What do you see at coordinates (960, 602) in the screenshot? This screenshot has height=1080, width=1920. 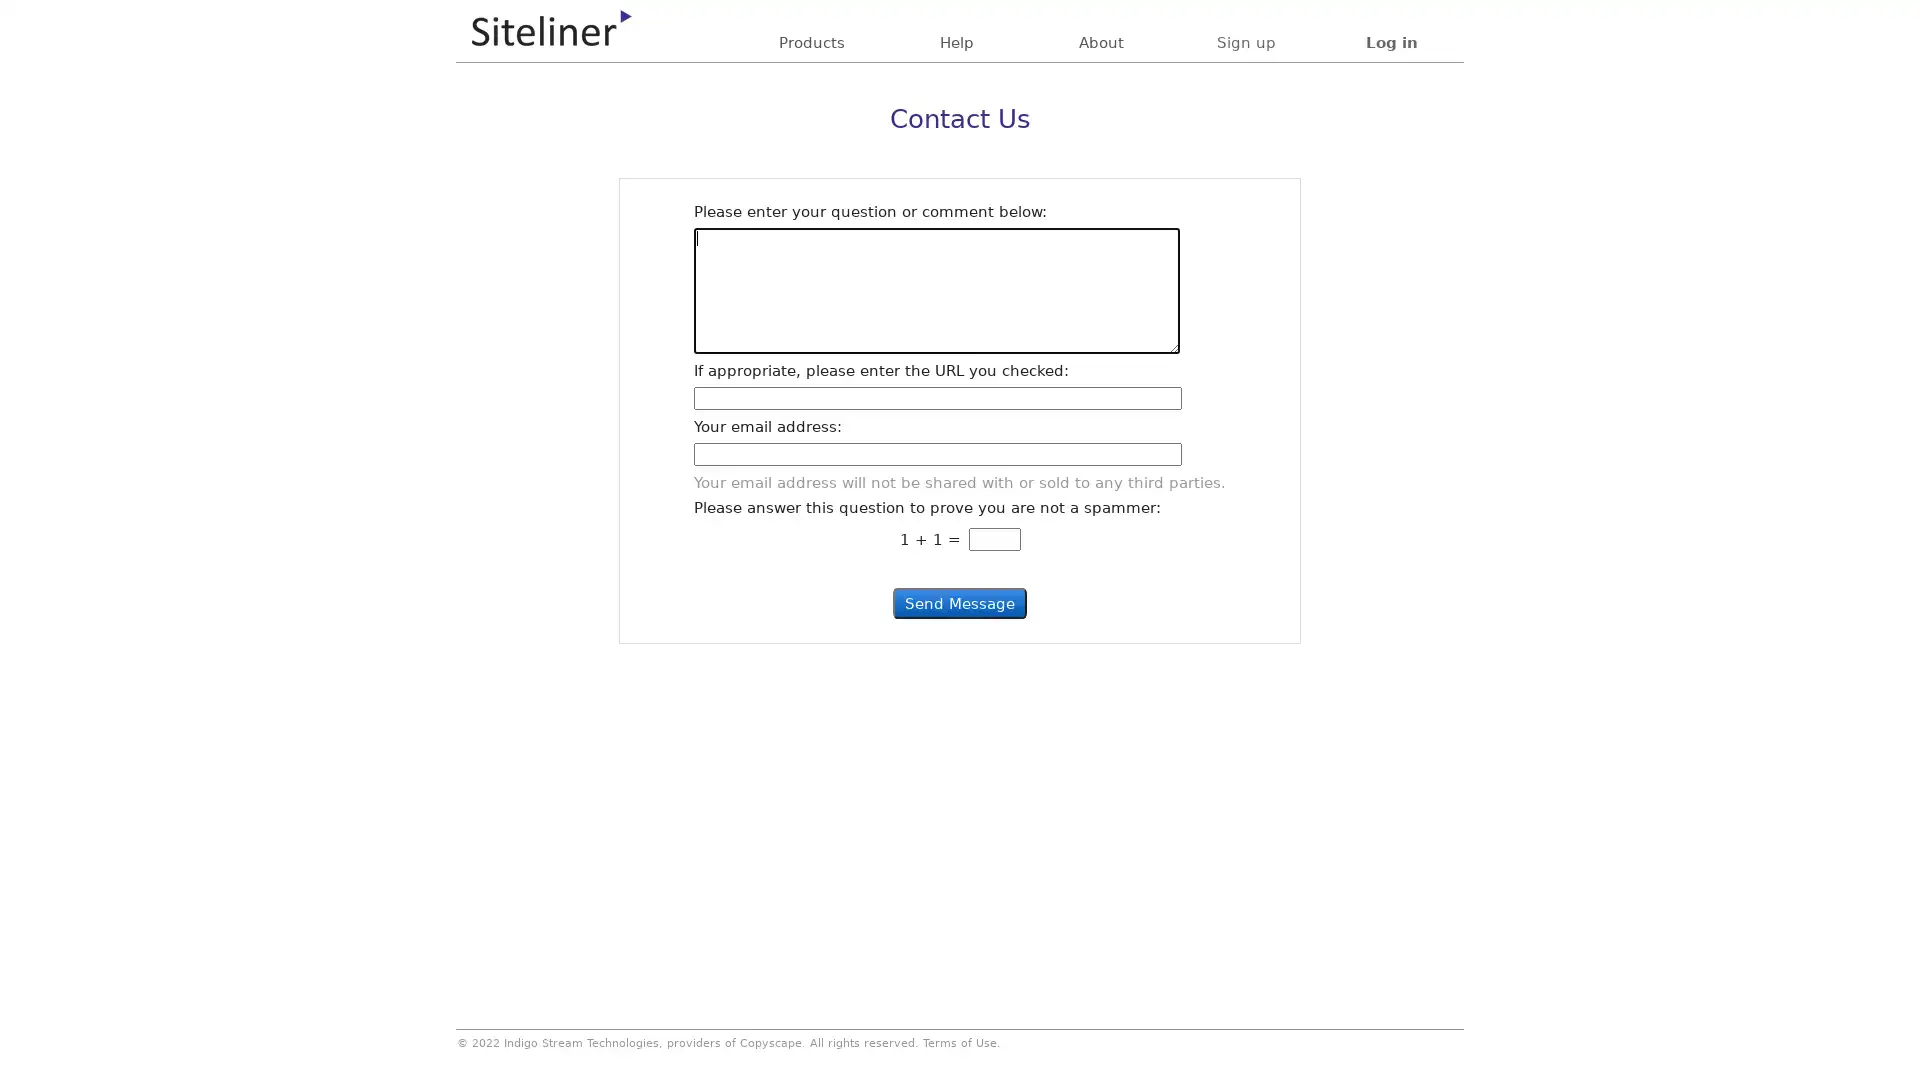 I see `Send Message` at bounding box center [960, 602].